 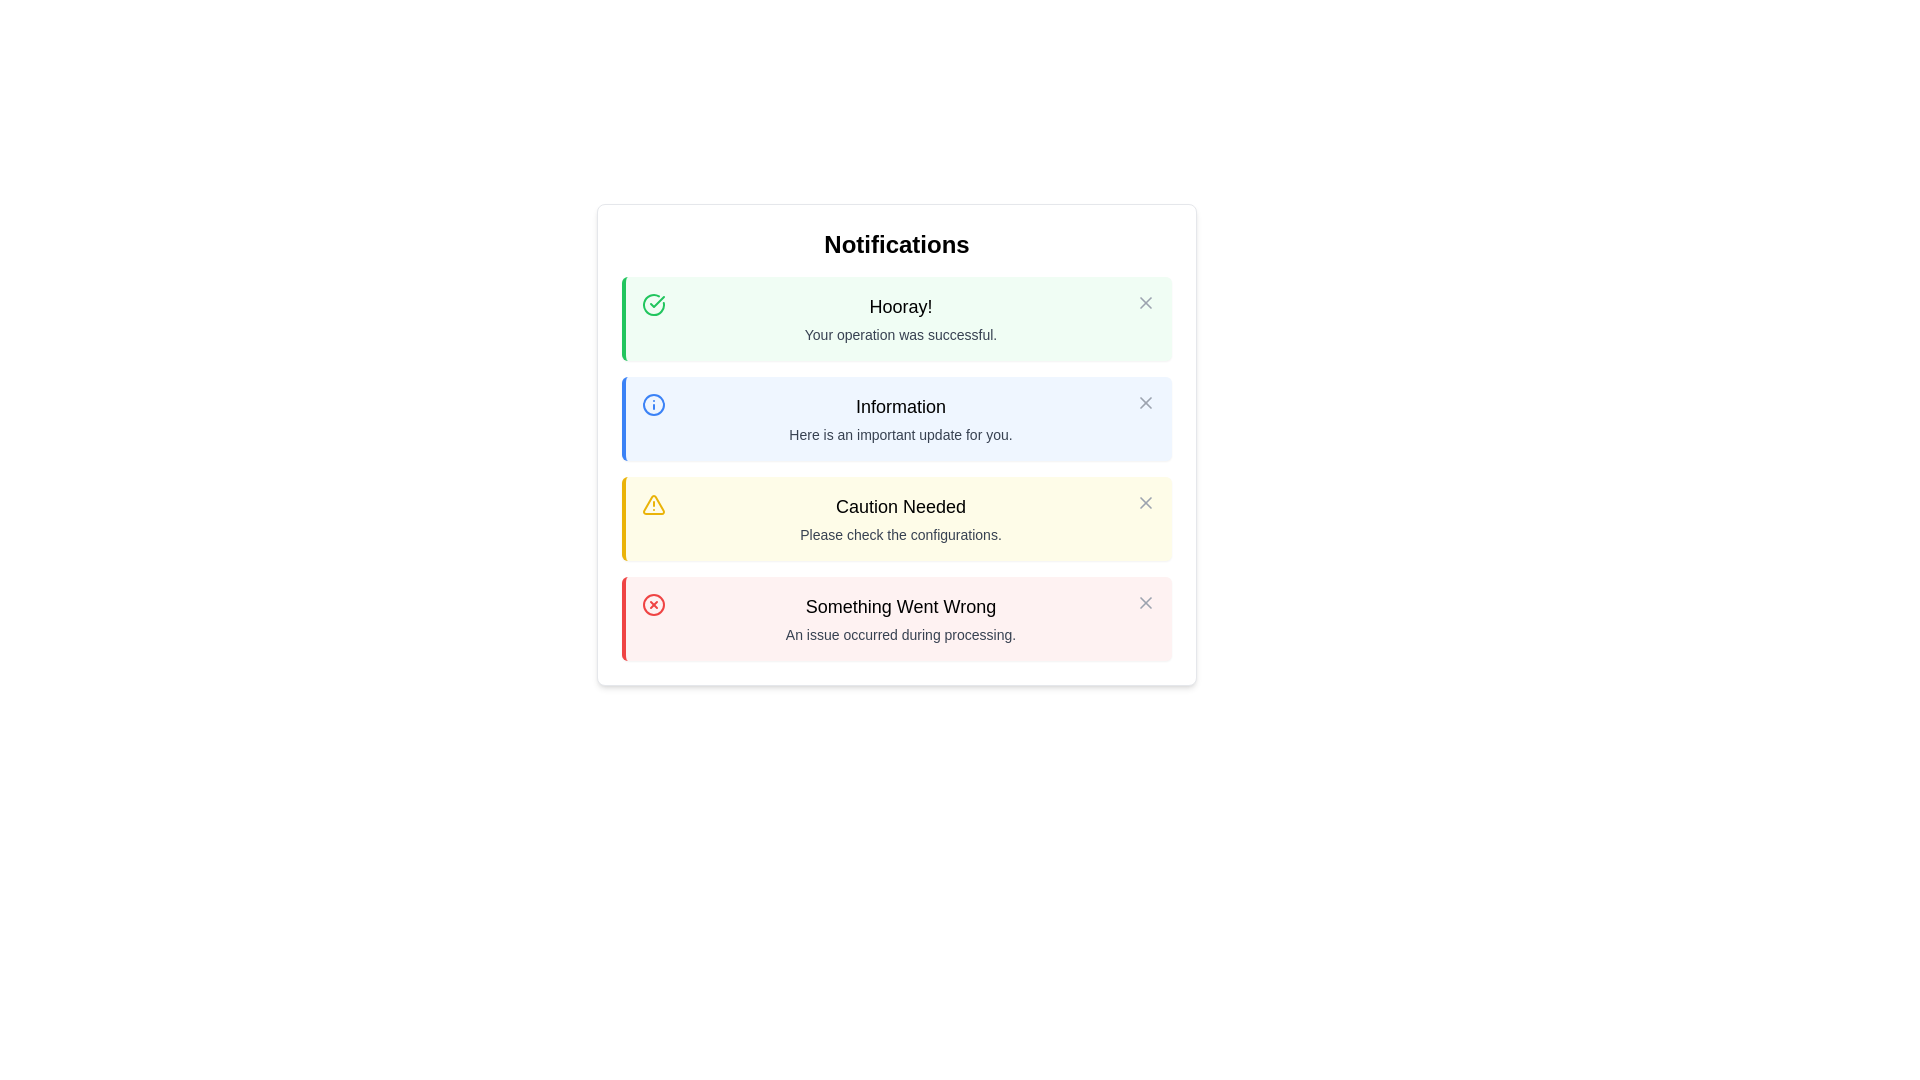 What do you see at coordinates (900, 617) in the screenshot?
I see `message in the fourth notification box with a red border and light red background, titled 'Something Went Wrong.'` at bounding box center [900, 617].